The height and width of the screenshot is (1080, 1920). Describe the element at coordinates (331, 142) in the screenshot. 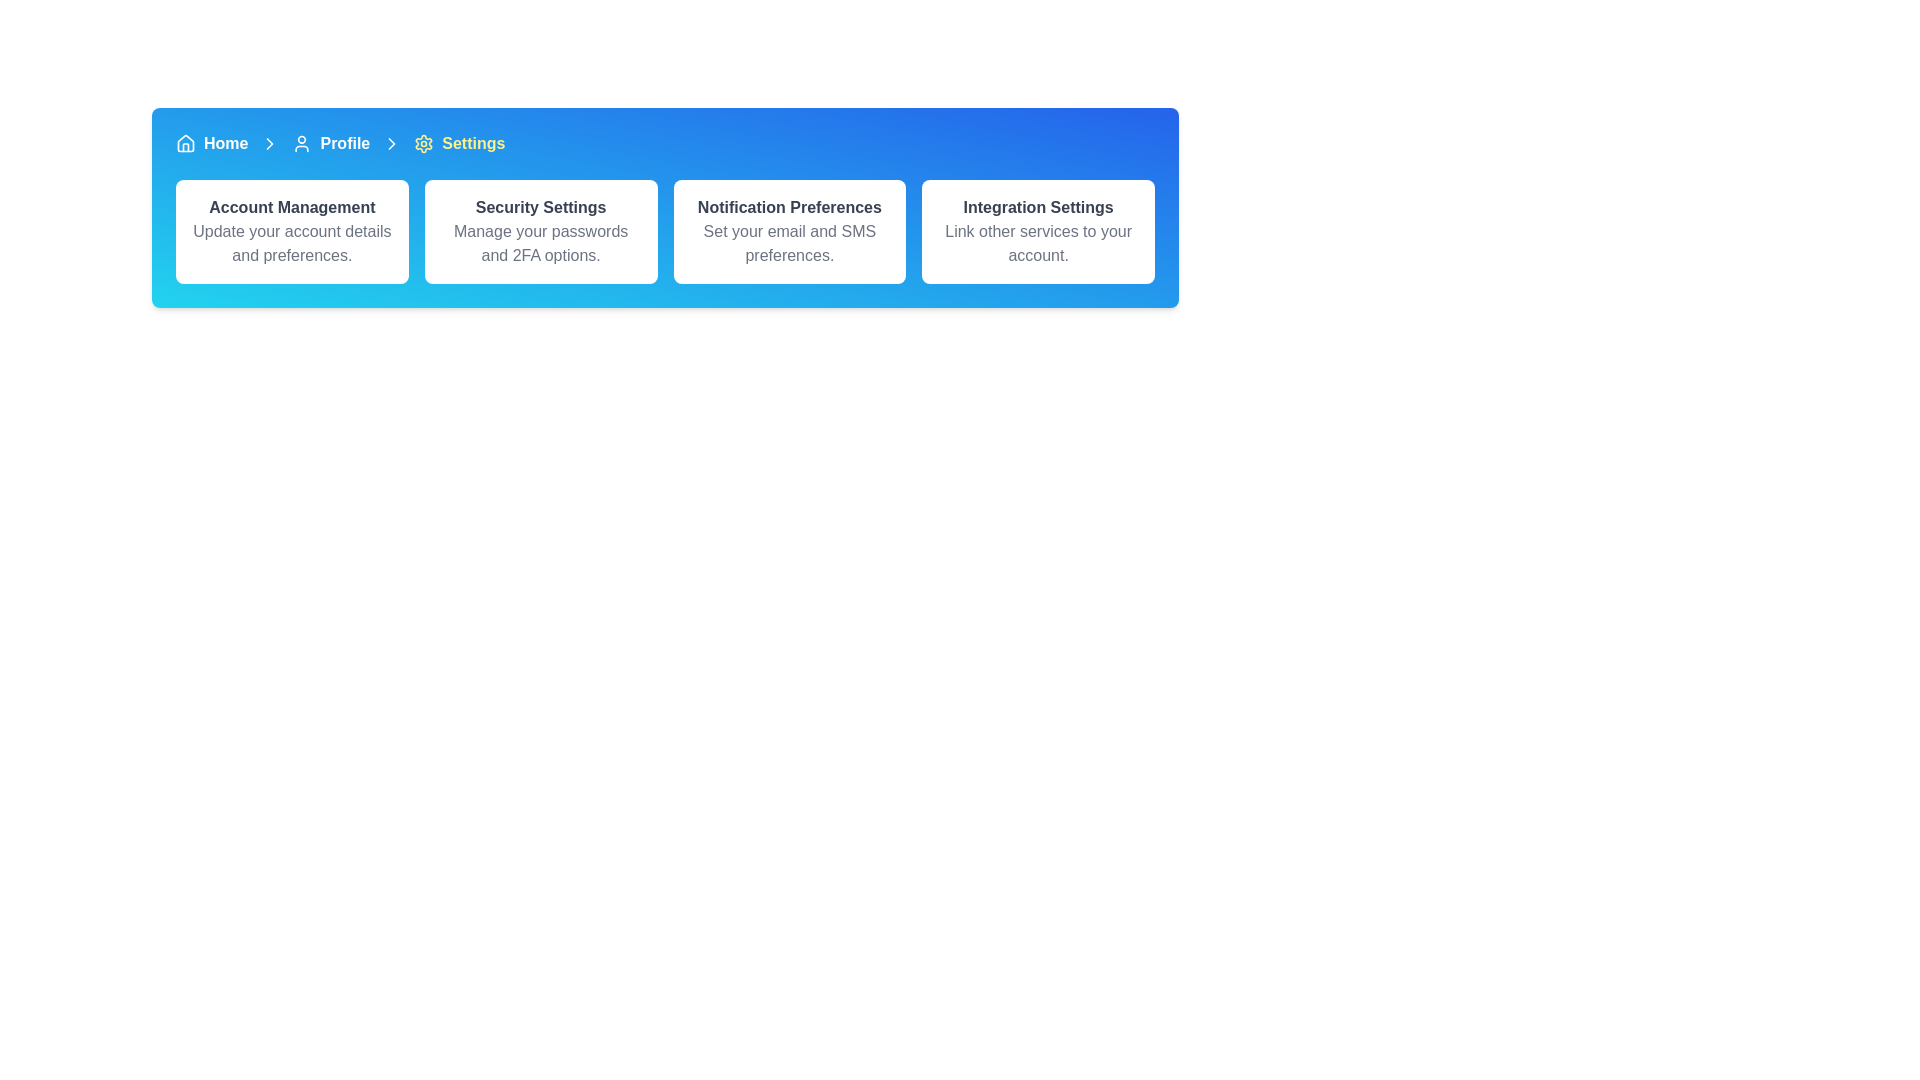

I see `the 'Profile' navigation link, which is styled with white text on a blue background and accompanied by a person icon` at that location.